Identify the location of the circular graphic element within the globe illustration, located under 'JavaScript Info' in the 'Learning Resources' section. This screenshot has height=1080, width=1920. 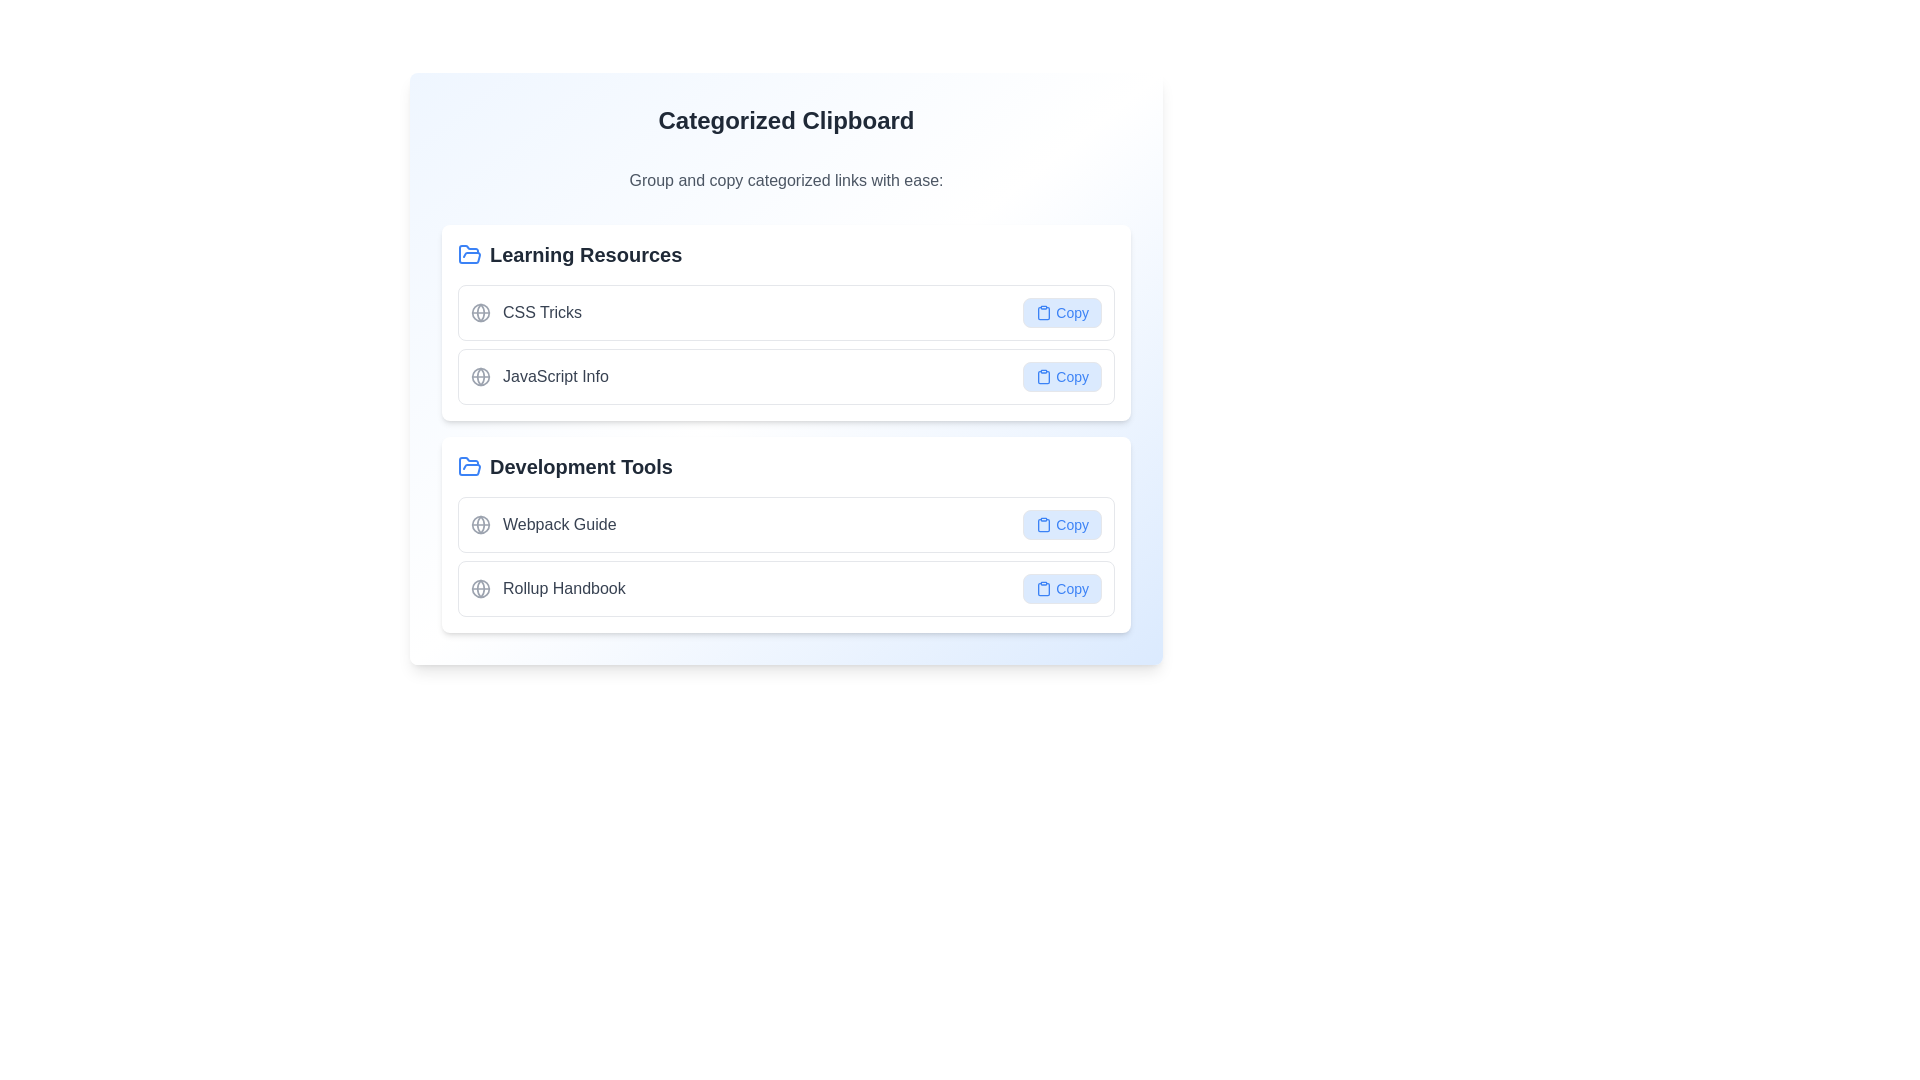
(480, 377).